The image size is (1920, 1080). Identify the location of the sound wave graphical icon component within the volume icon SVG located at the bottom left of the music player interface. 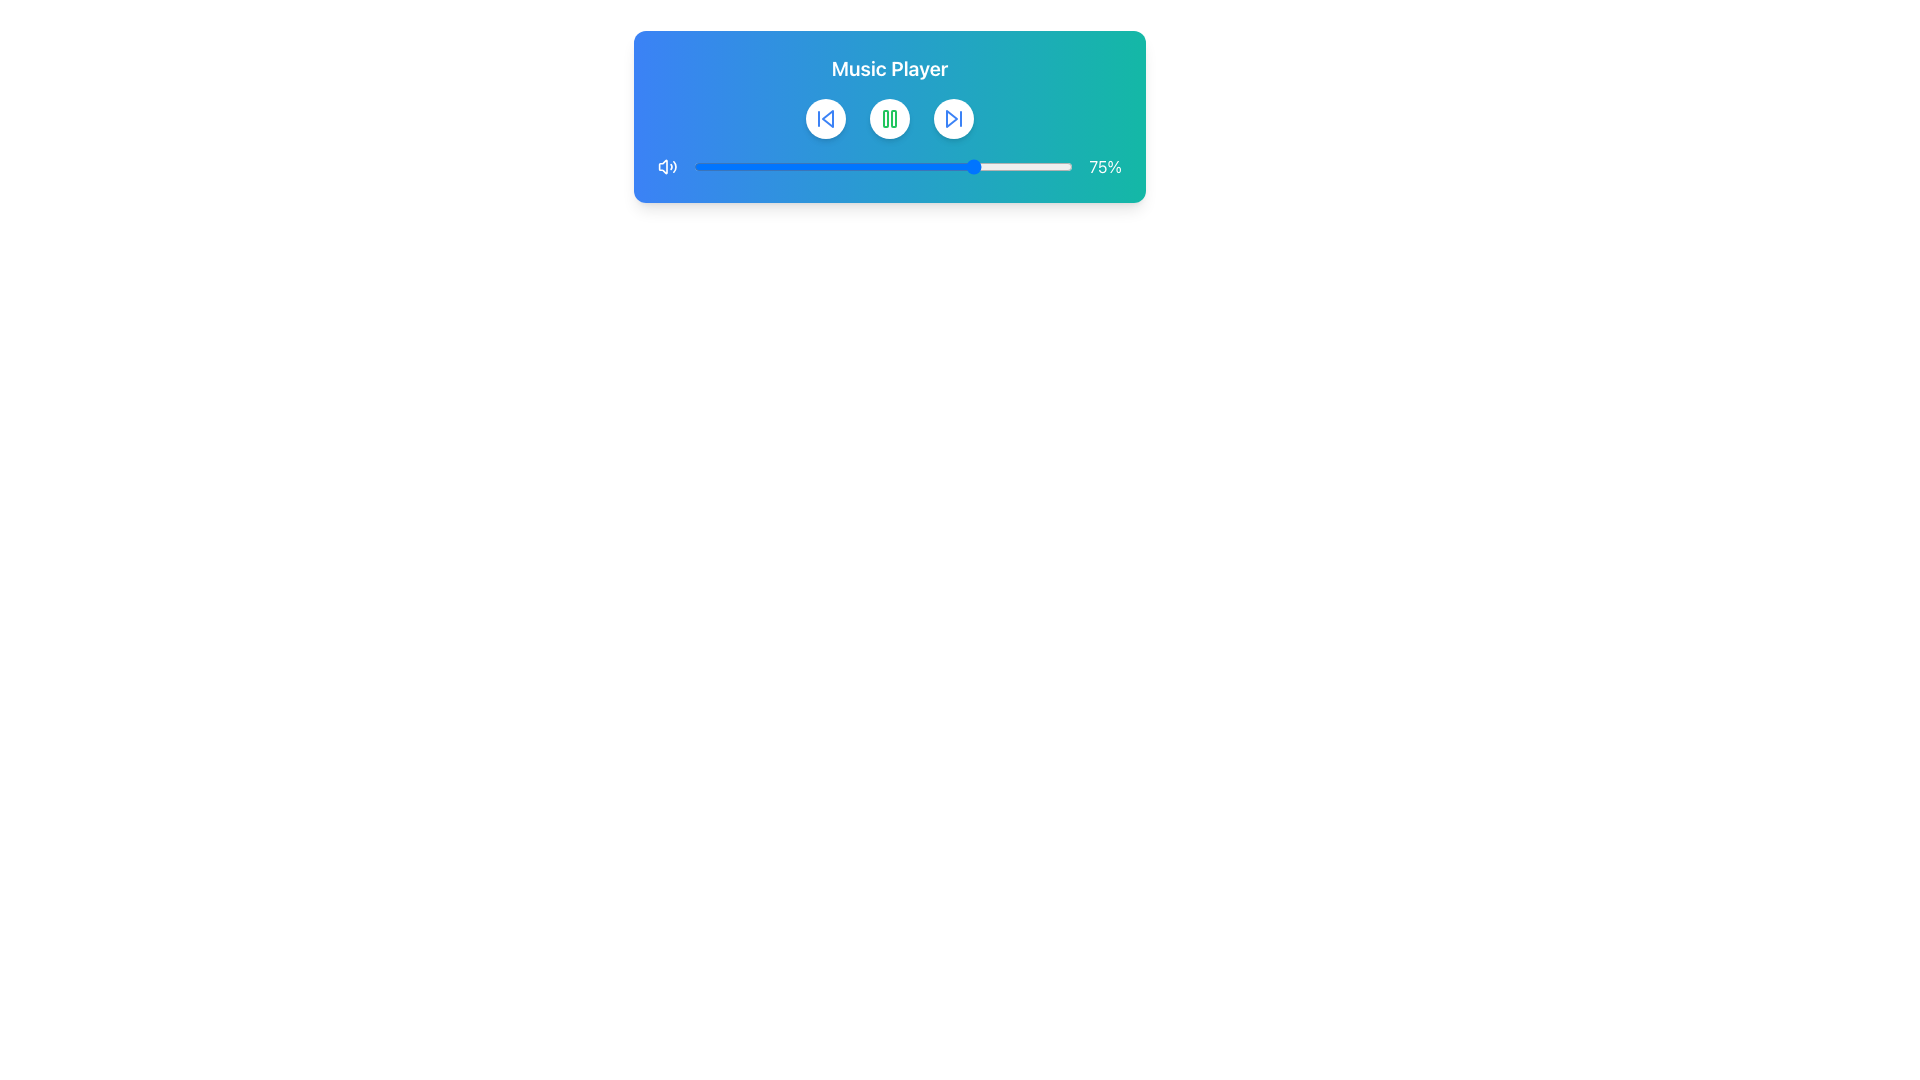
(674, 165).